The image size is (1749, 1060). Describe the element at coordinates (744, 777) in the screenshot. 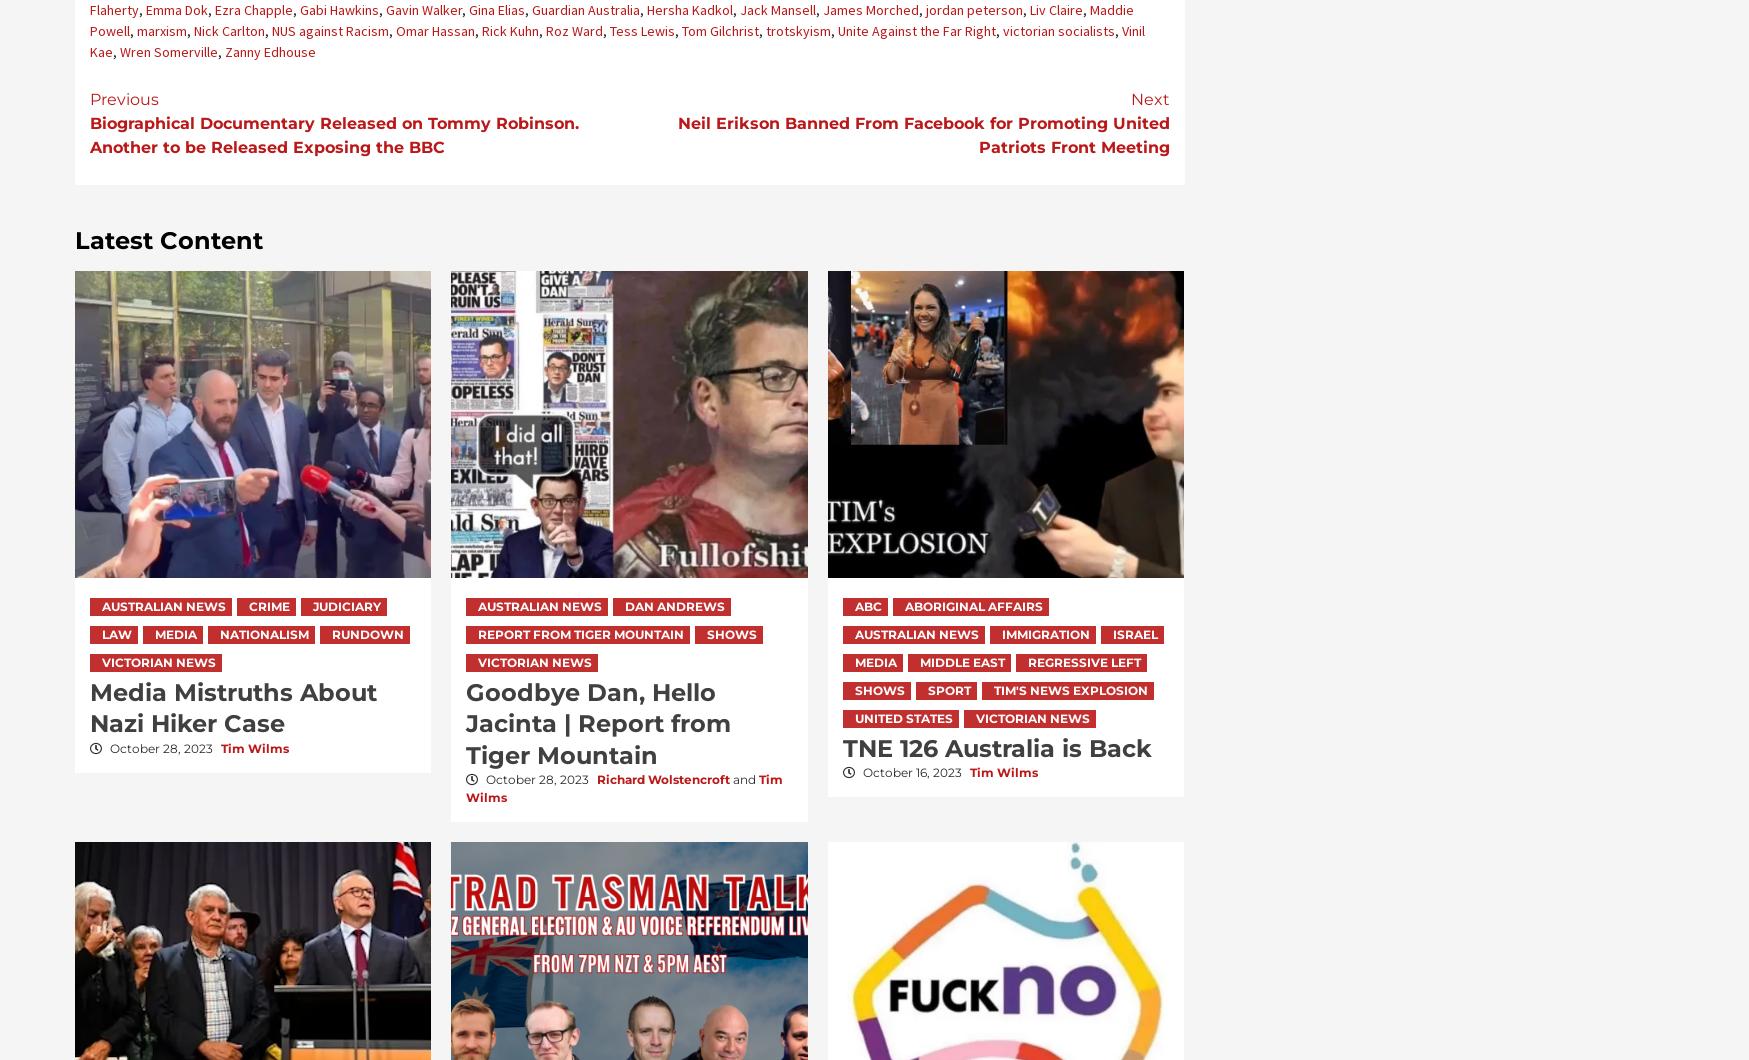

I see `'and'` at that location.